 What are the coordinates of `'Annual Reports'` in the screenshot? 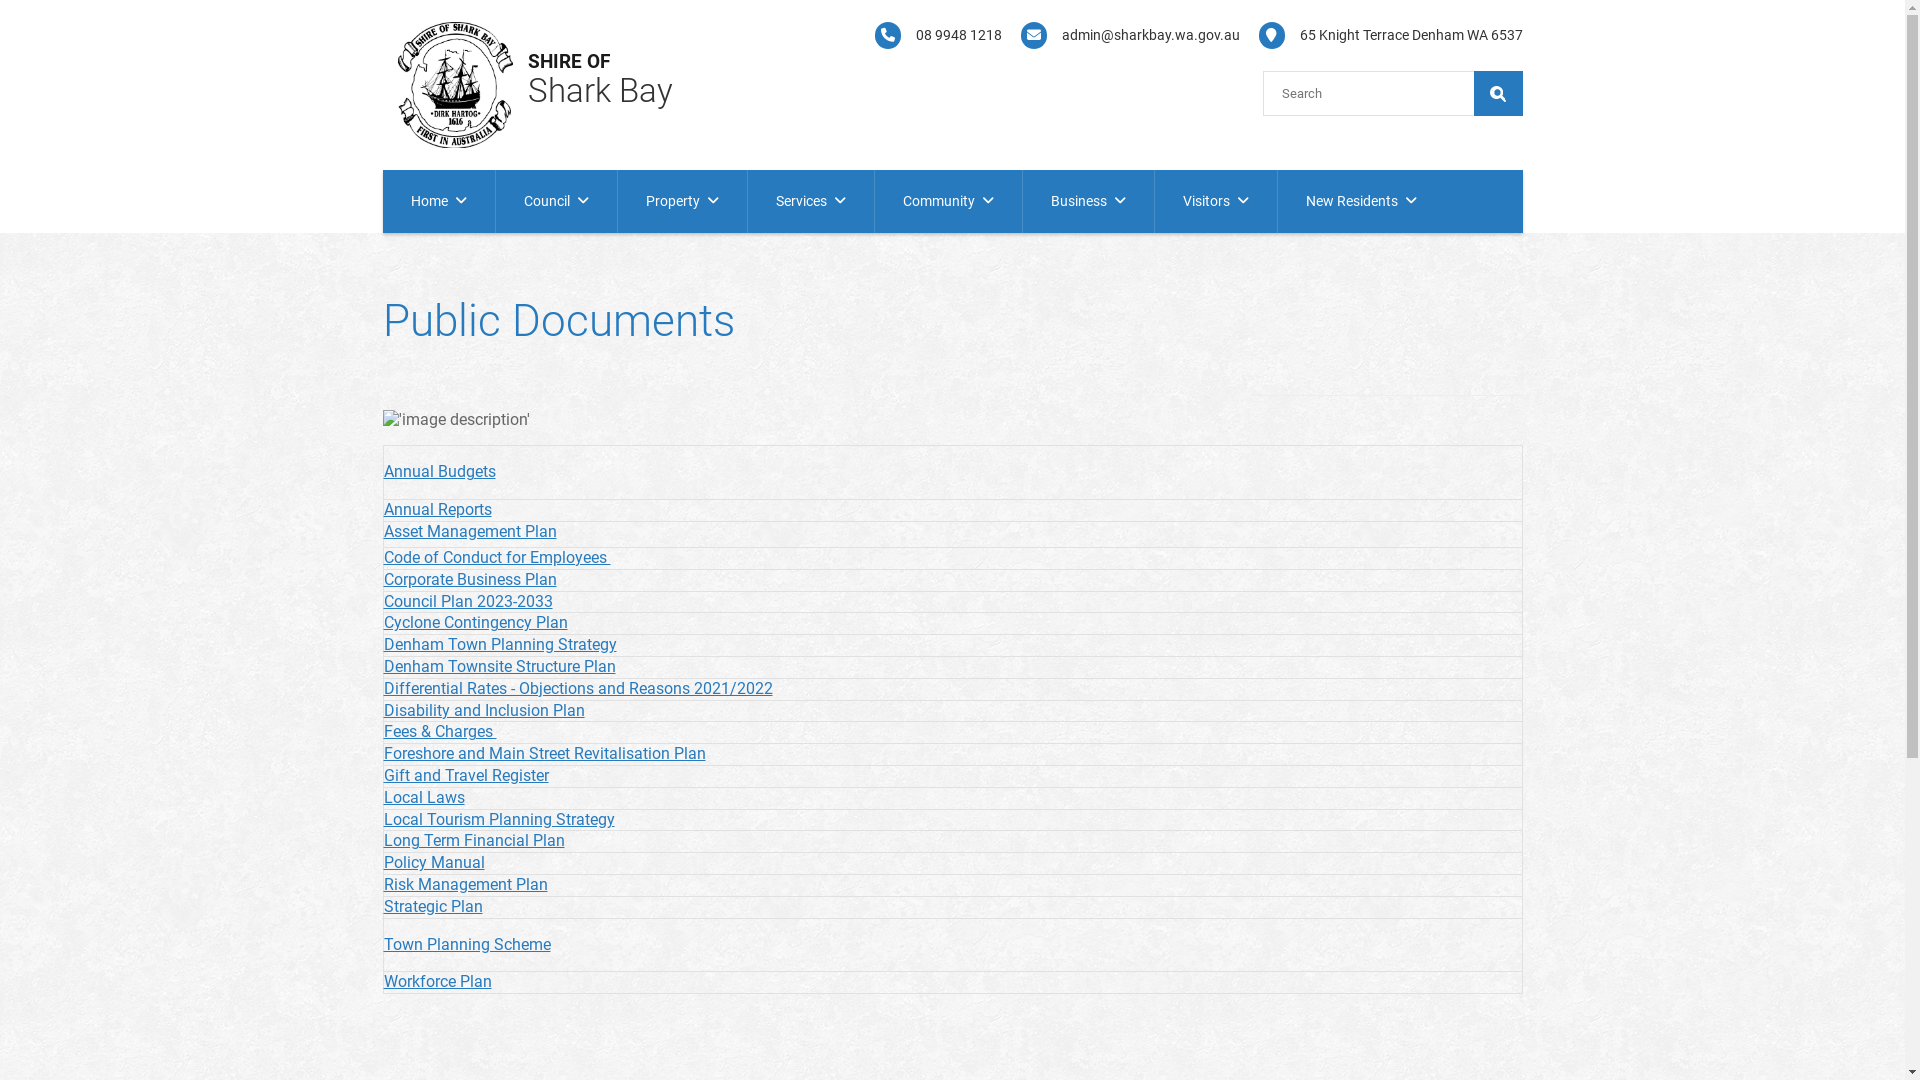 It's located at (436, 508).